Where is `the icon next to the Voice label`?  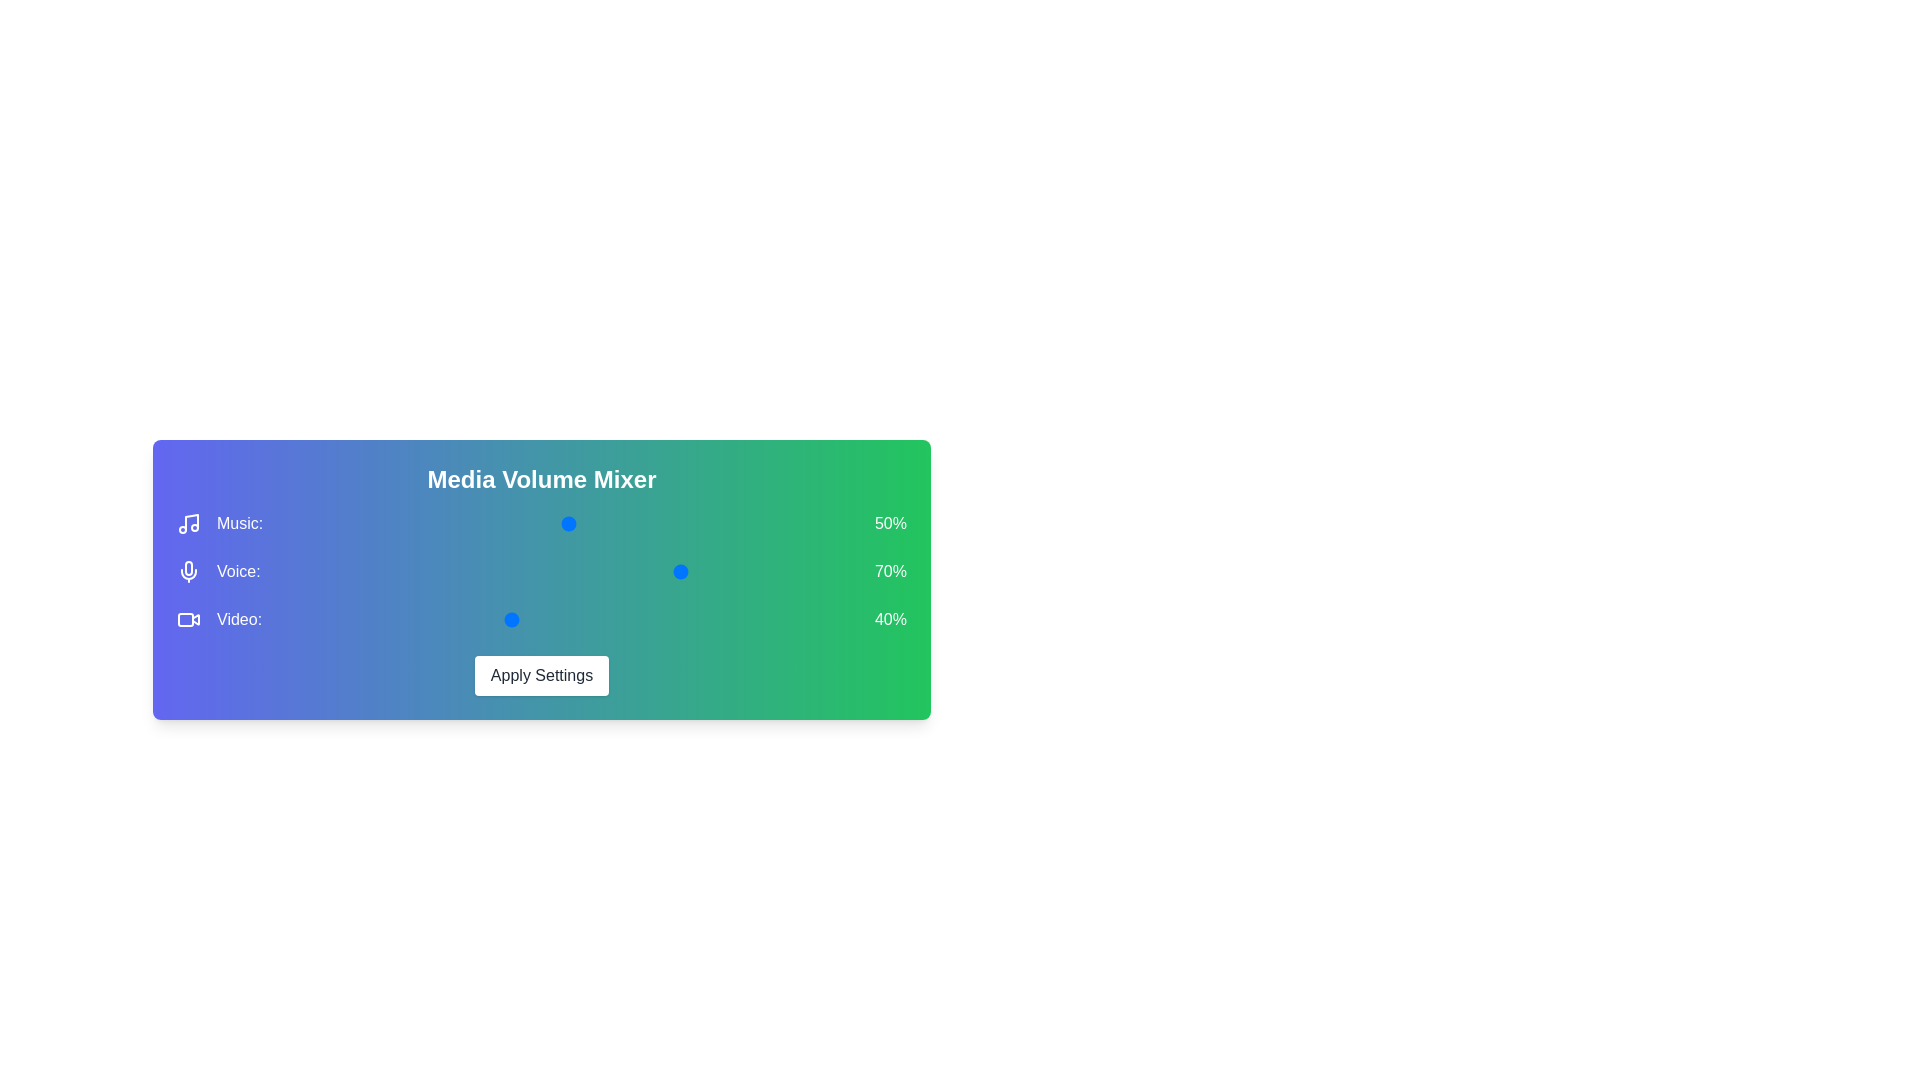 the icon next to the Voice label is located at coordinates (188, 571).